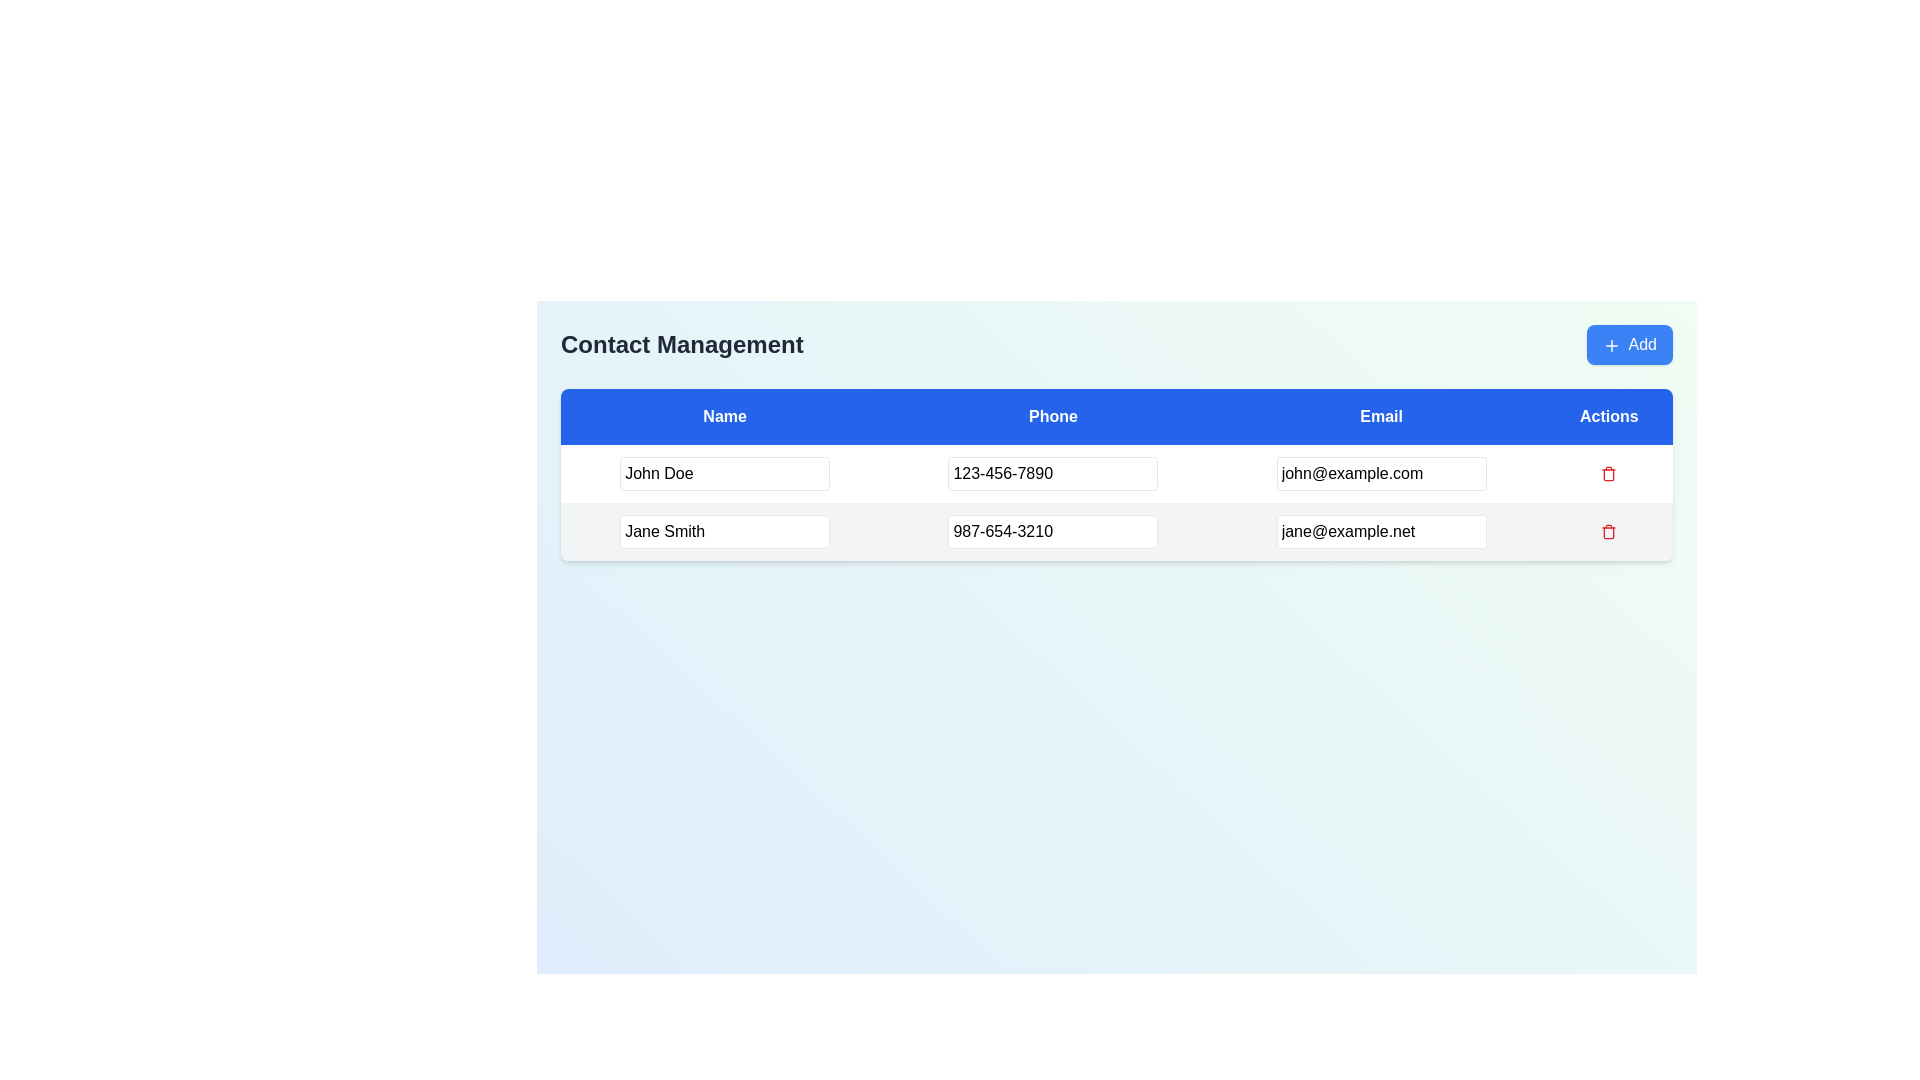  Describe the element at coordinates (1052, 415) in the screenshot. I see `the header cell that indicates the phone numbers column, located between the 'Name' and 'Email' headers in the table` at that location.